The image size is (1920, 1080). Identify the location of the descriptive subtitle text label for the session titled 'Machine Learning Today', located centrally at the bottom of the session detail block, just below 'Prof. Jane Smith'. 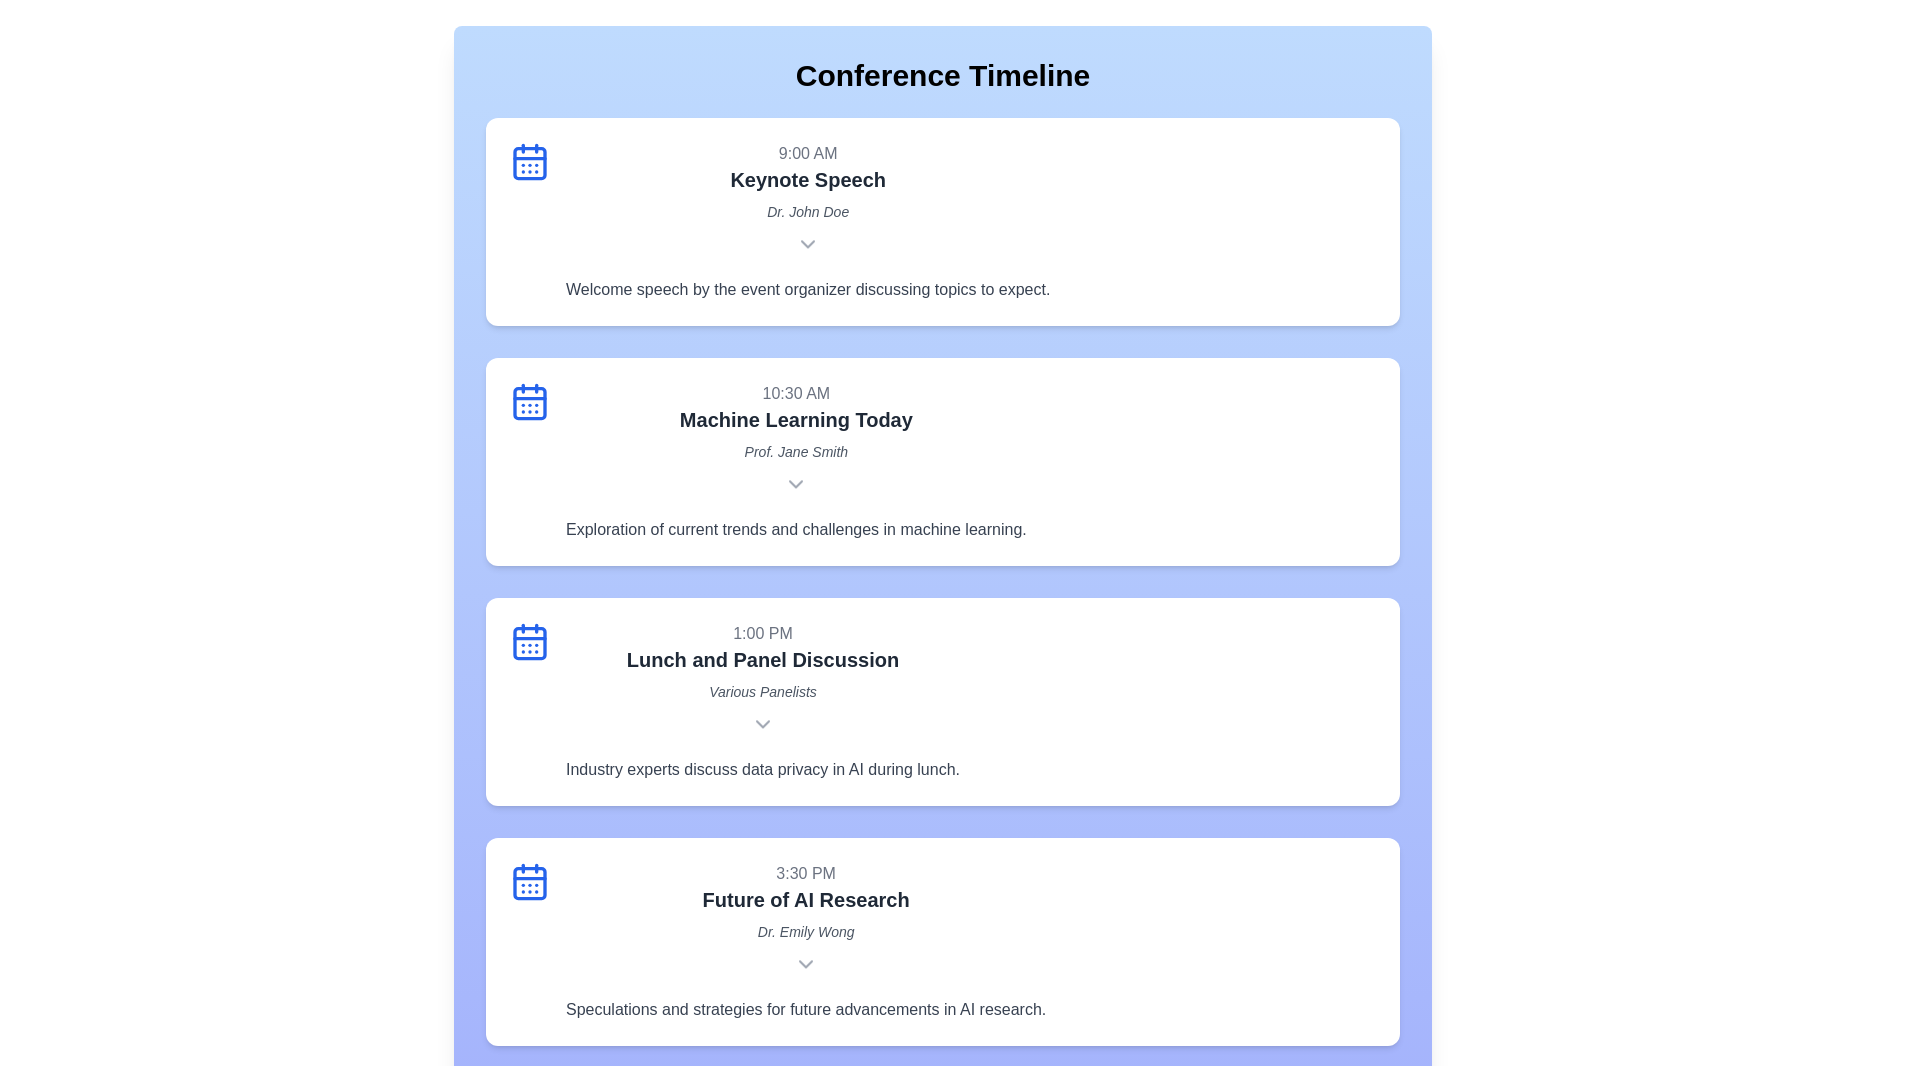
(795, 528).